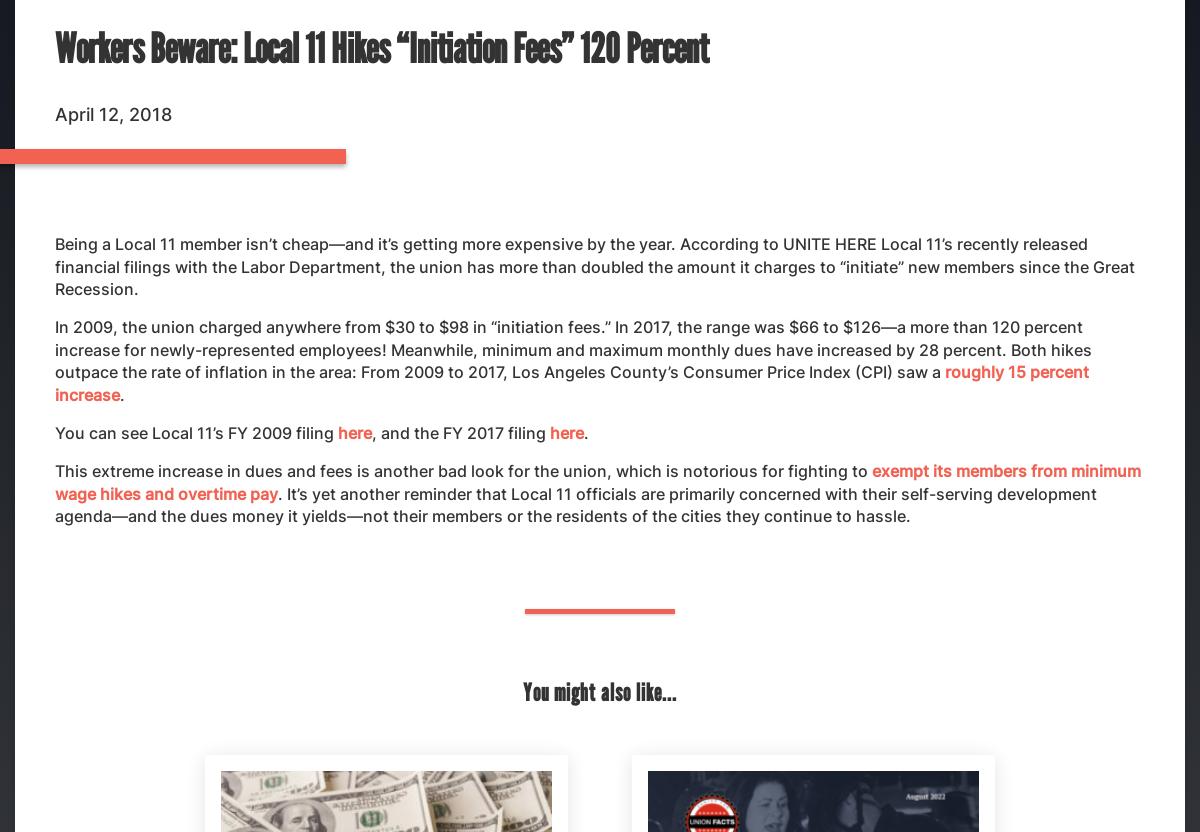 Image resolution: width=1200 pixels, height=832 pixels. What do you see at coordinates (195, 432) in the screenshot?
I see `'You can see Local 11’s FY 2009 filing'` at bounding box center [195, 432].